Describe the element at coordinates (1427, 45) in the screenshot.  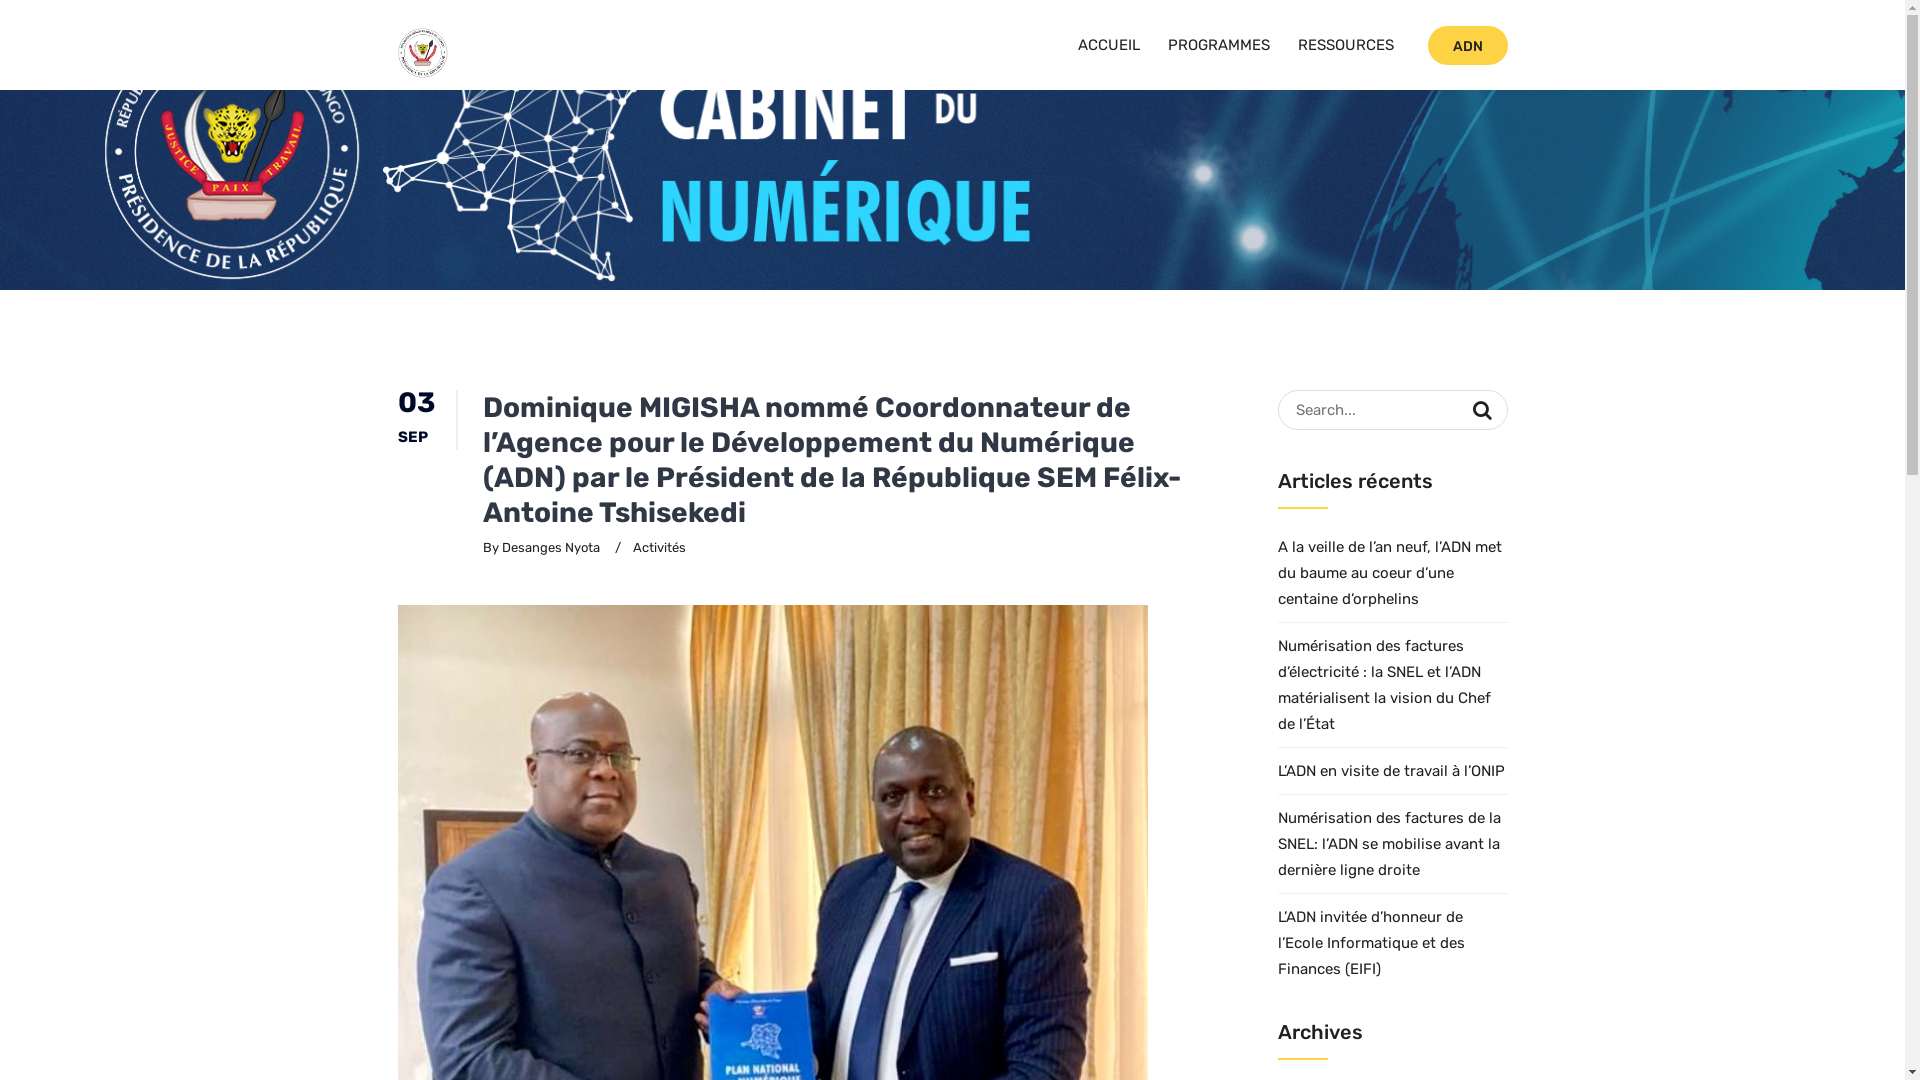
I see `'ADN'` at that location.